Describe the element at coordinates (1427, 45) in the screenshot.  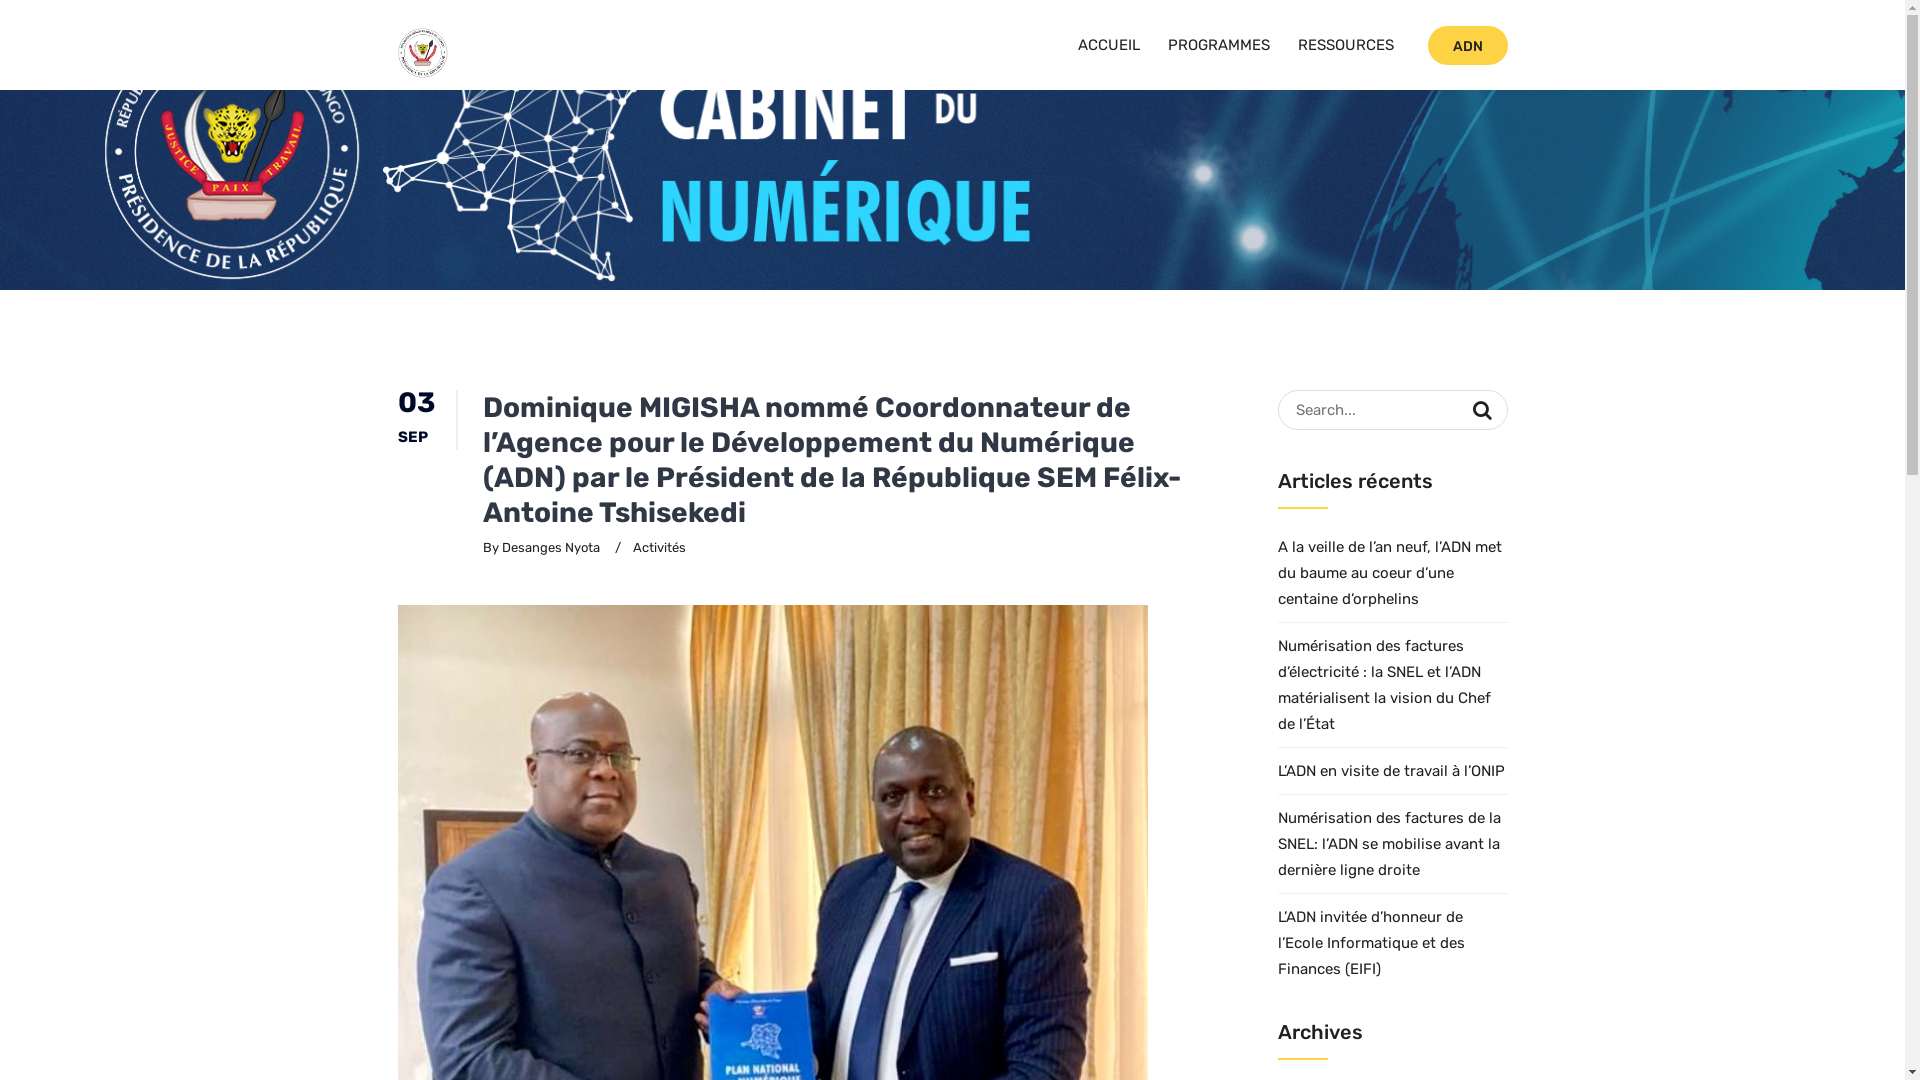
I see `'ADN'` at that location.